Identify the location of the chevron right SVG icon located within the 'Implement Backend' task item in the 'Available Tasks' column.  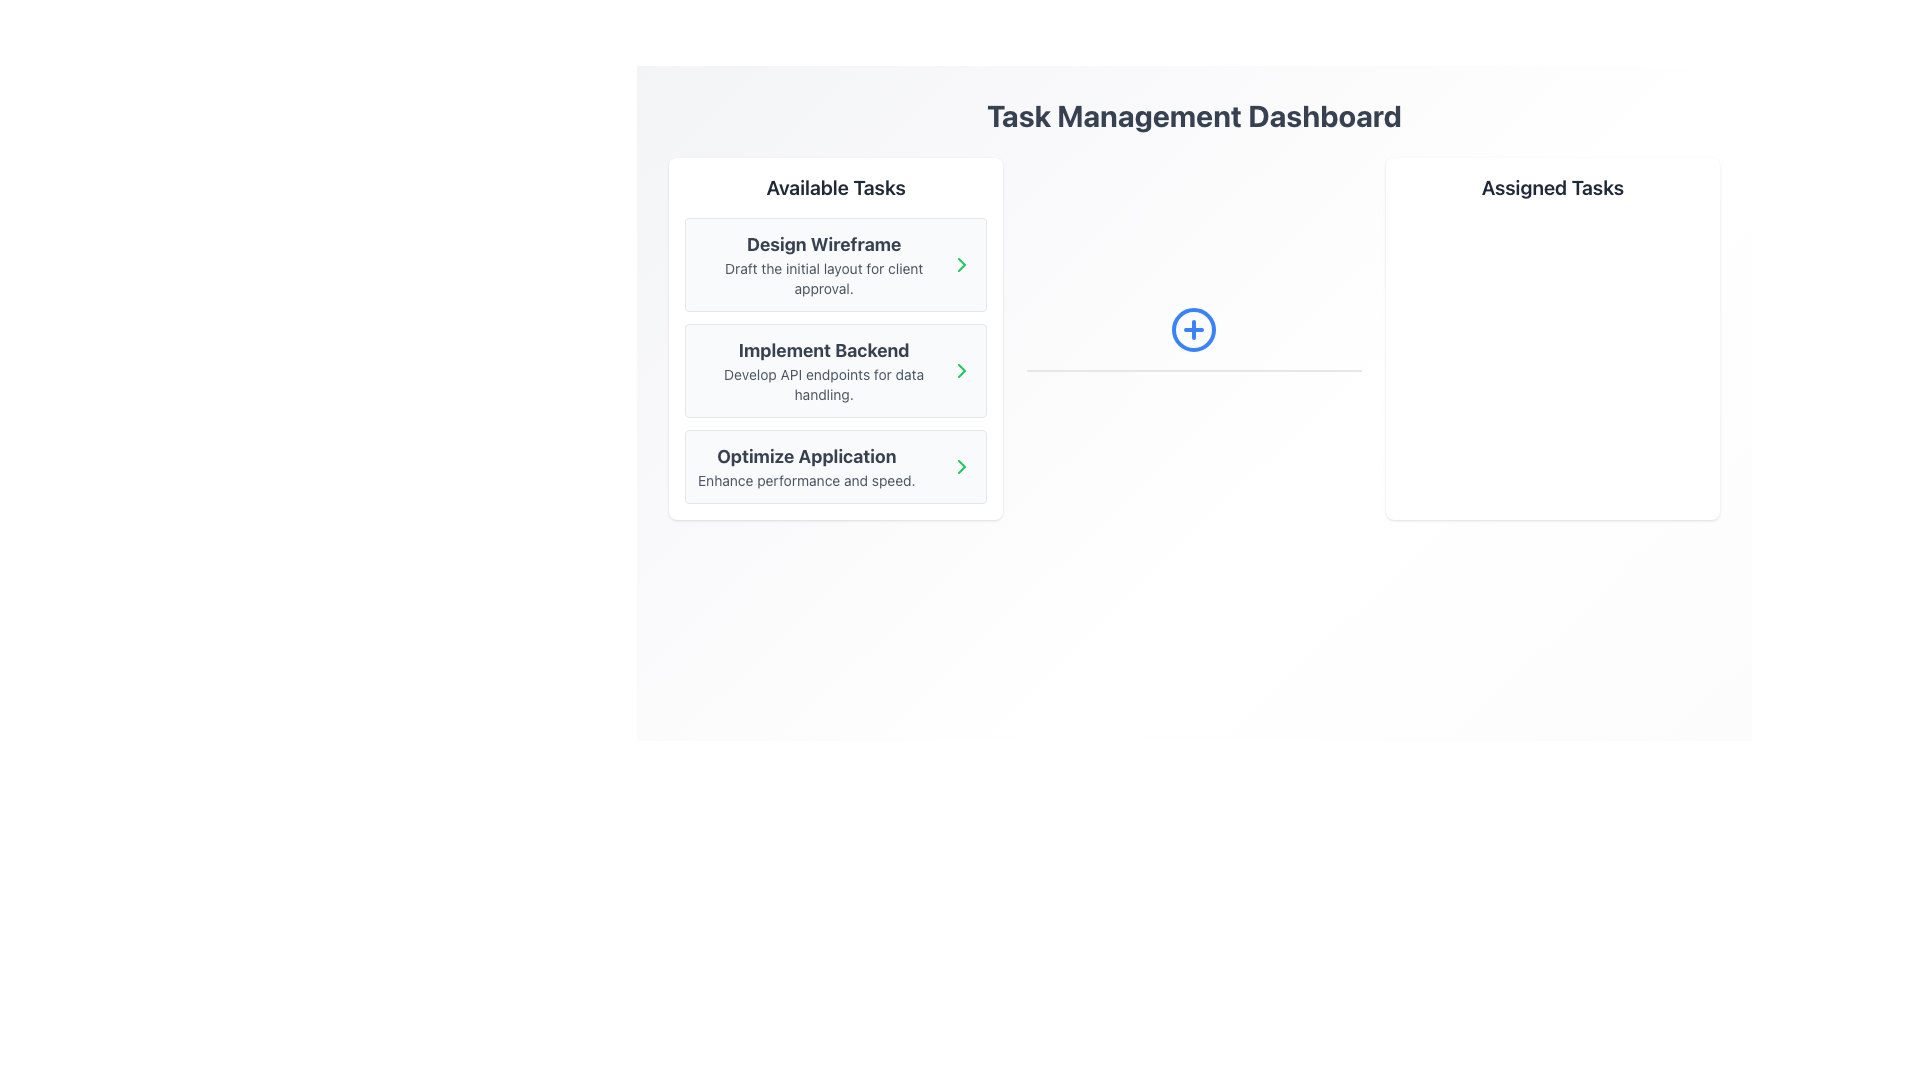
(962, 370).